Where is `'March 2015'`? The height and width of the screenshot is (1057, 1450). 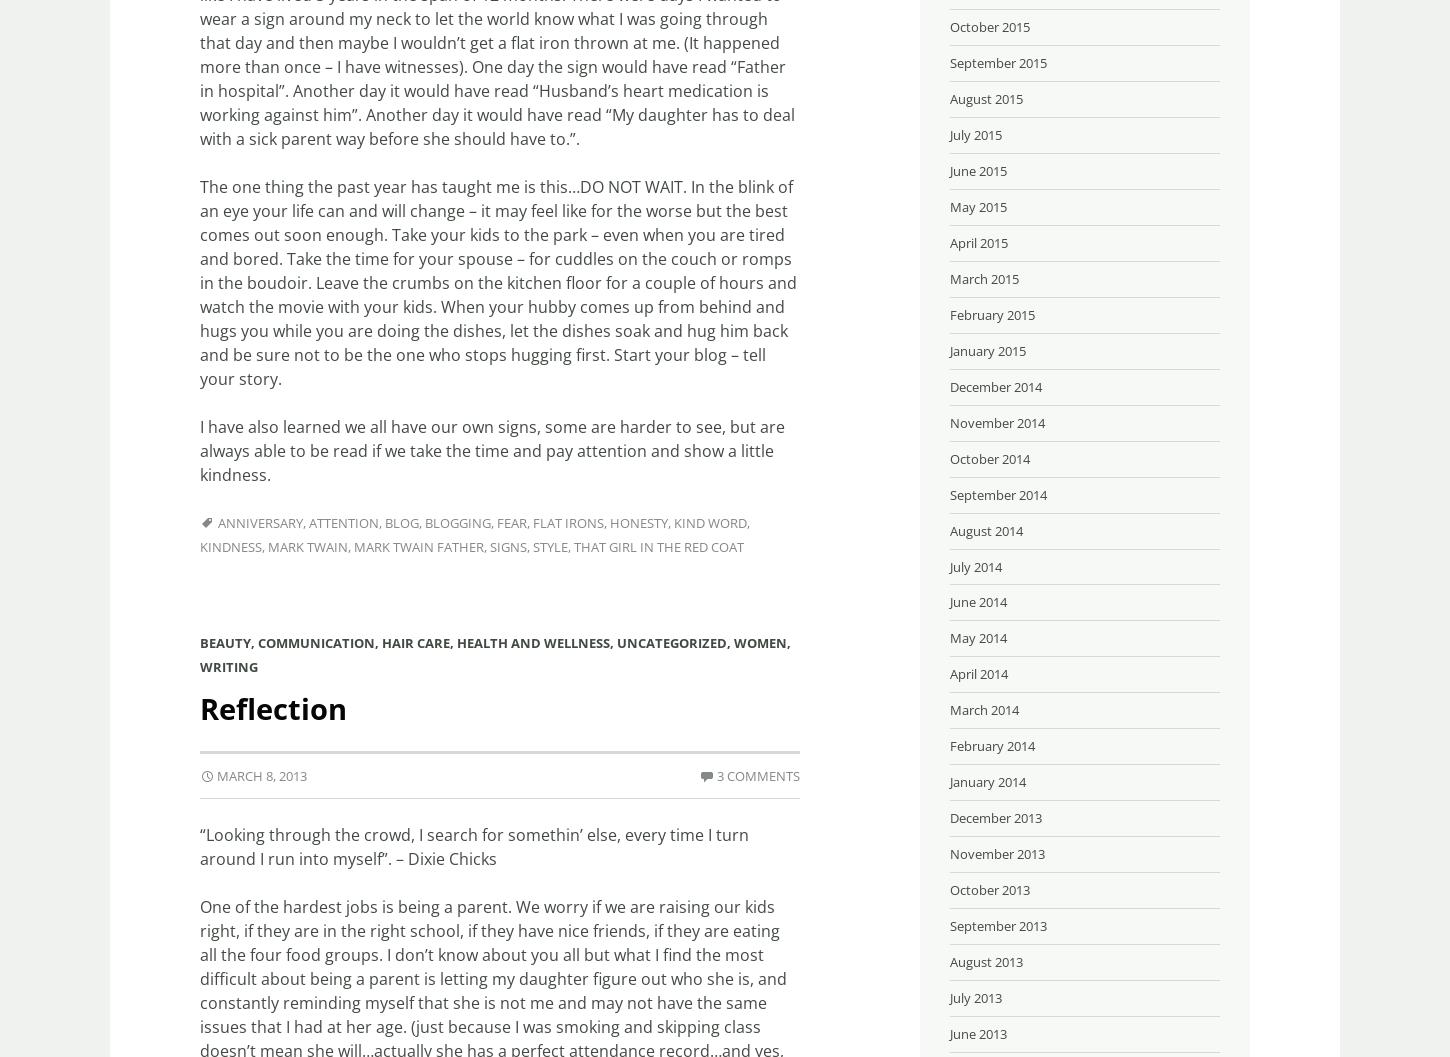
'March 2015' is located at coordinates (984, 276).